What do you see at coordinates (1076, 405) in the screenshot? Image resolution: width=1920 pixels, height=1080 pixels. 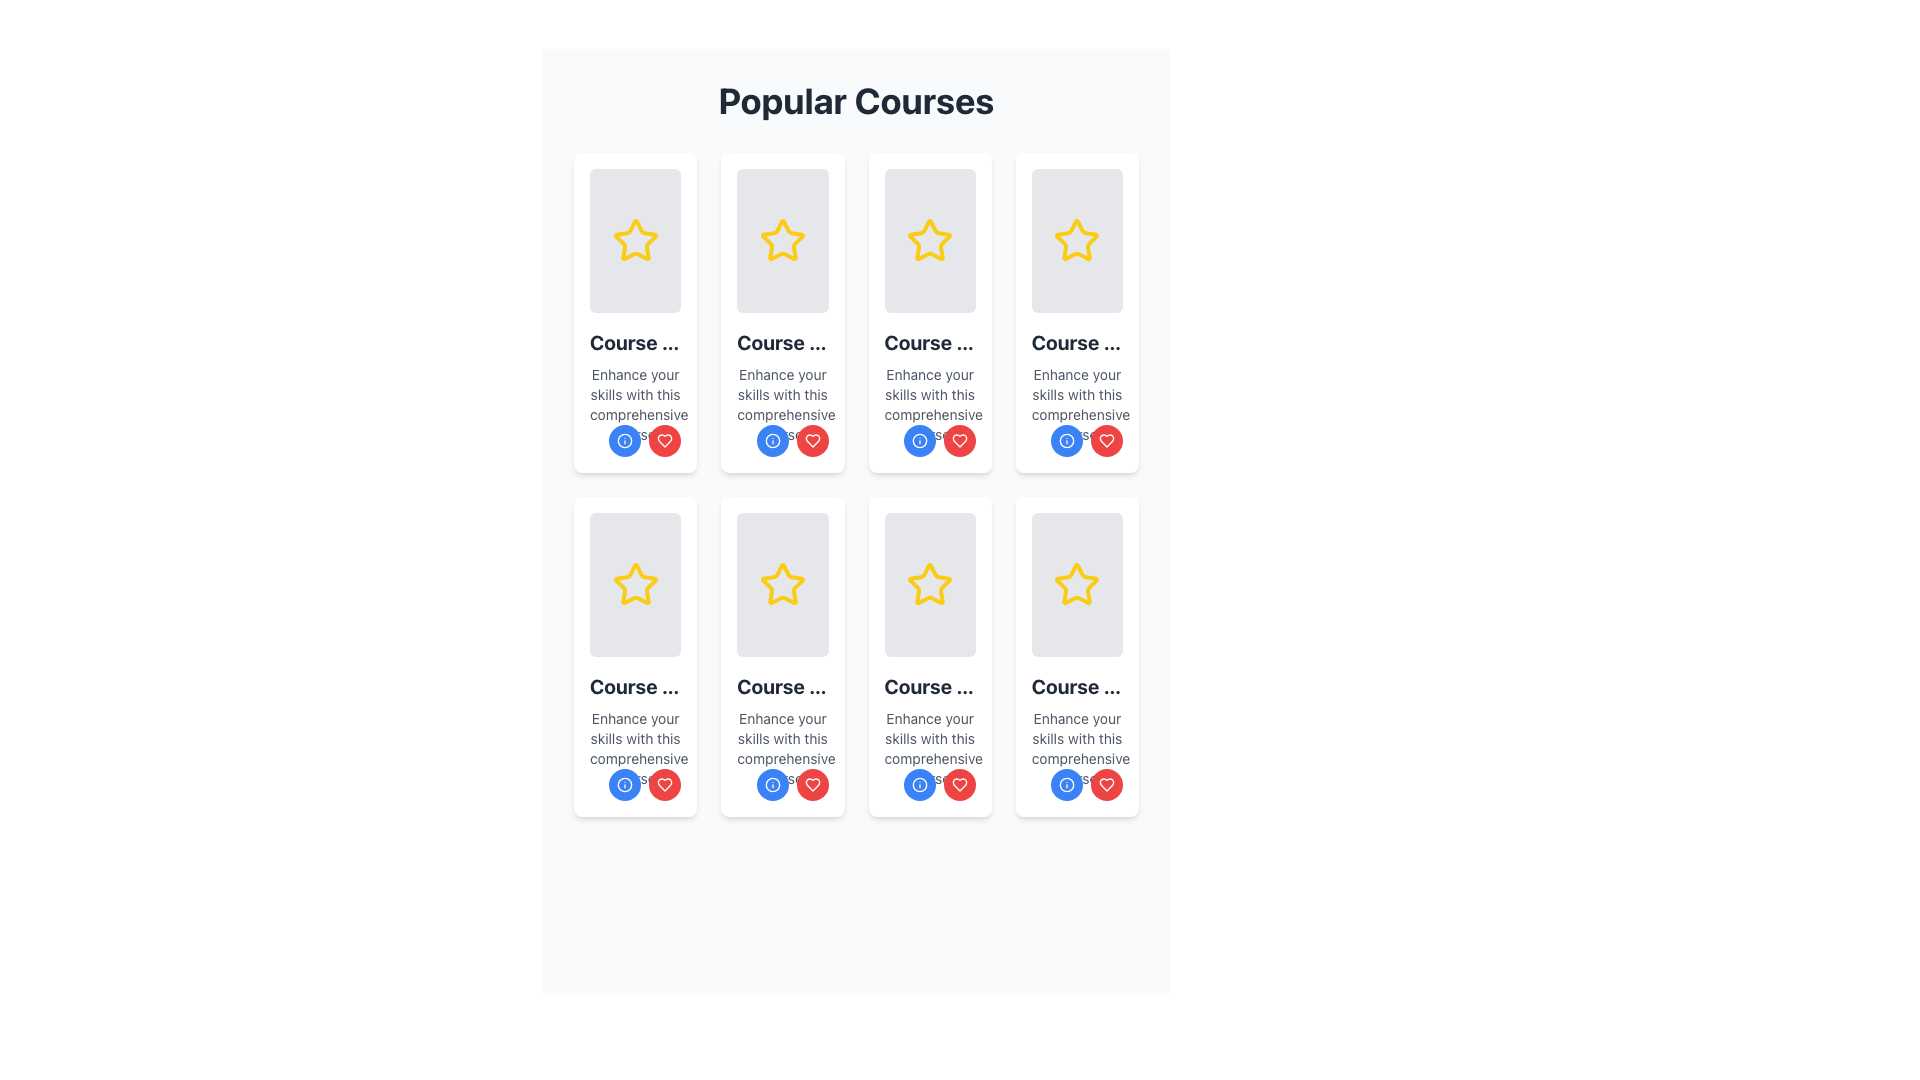 I see `brief description text of the course located in the second row, third column of the course card grid` at bounding box center [1076, 405].